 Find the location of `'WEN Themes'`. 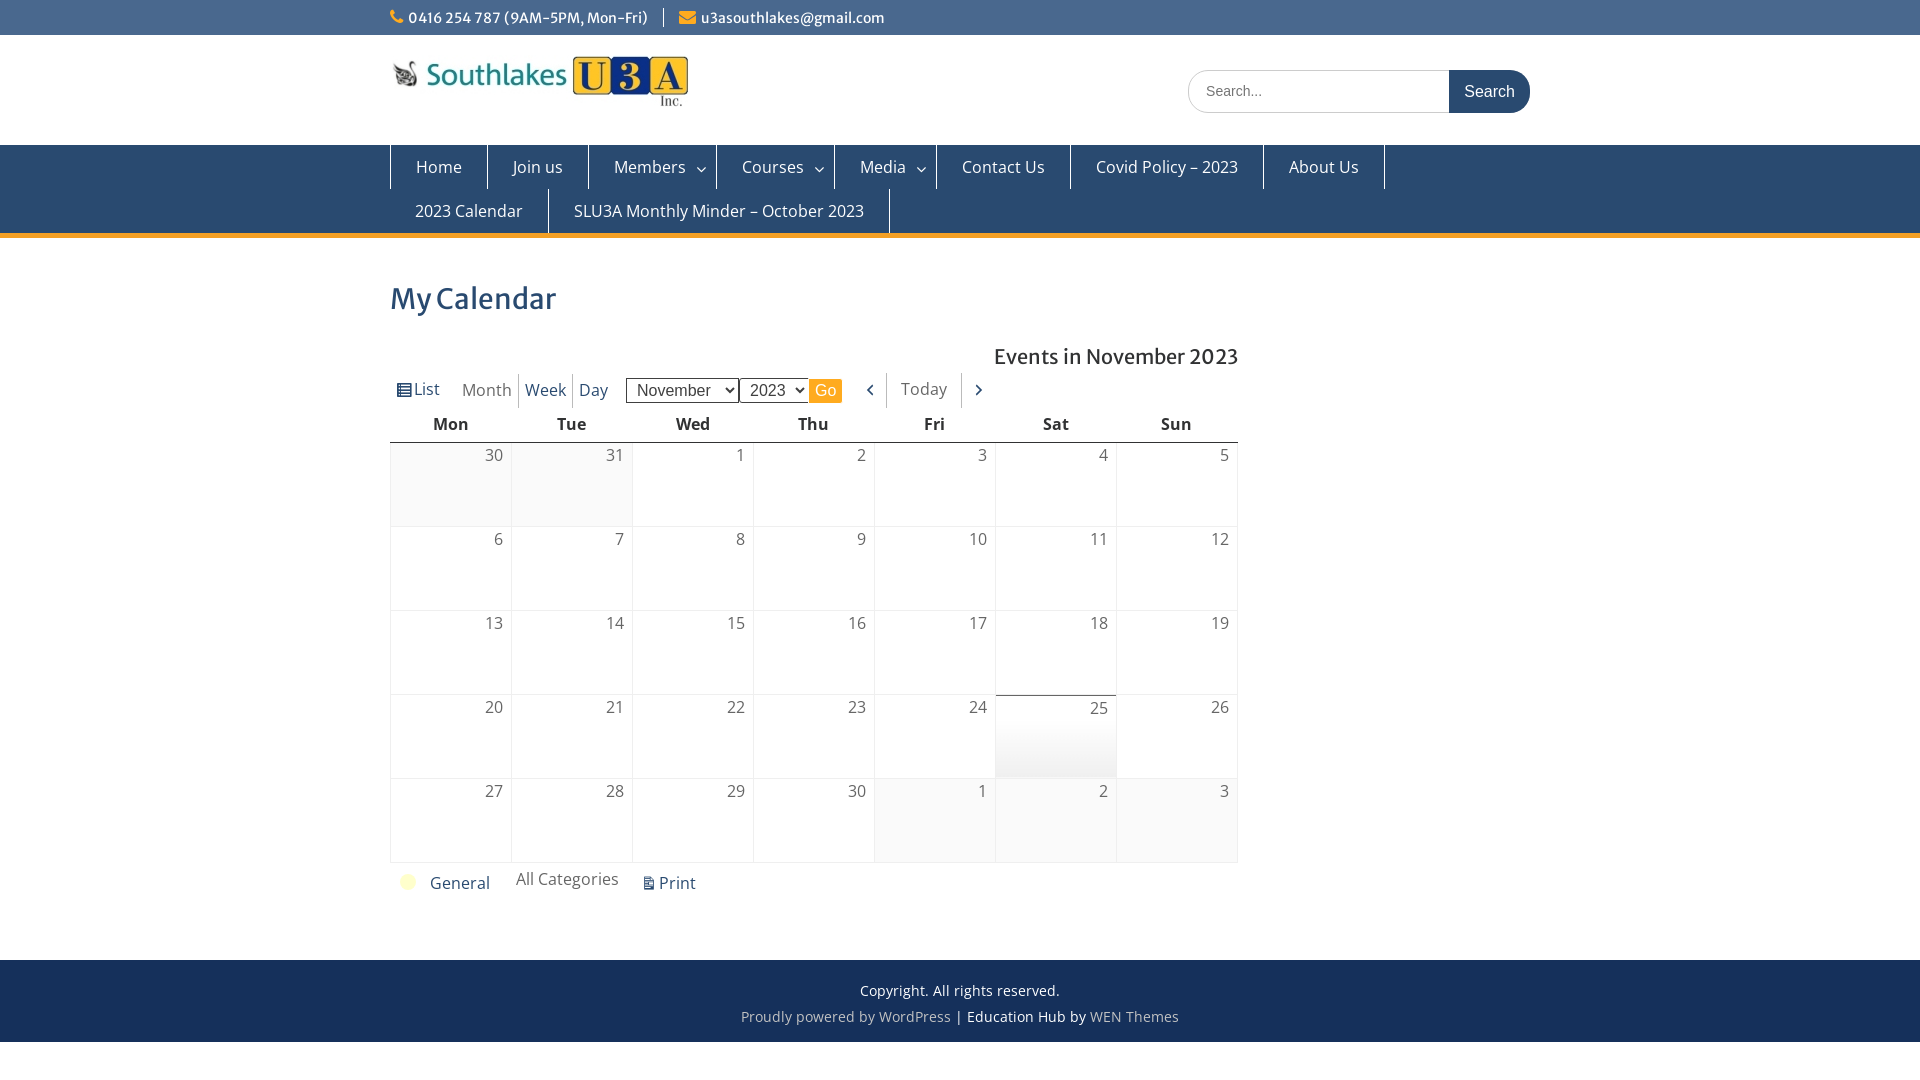

'WEN Themes' is located at coordinates (1134, 1016).